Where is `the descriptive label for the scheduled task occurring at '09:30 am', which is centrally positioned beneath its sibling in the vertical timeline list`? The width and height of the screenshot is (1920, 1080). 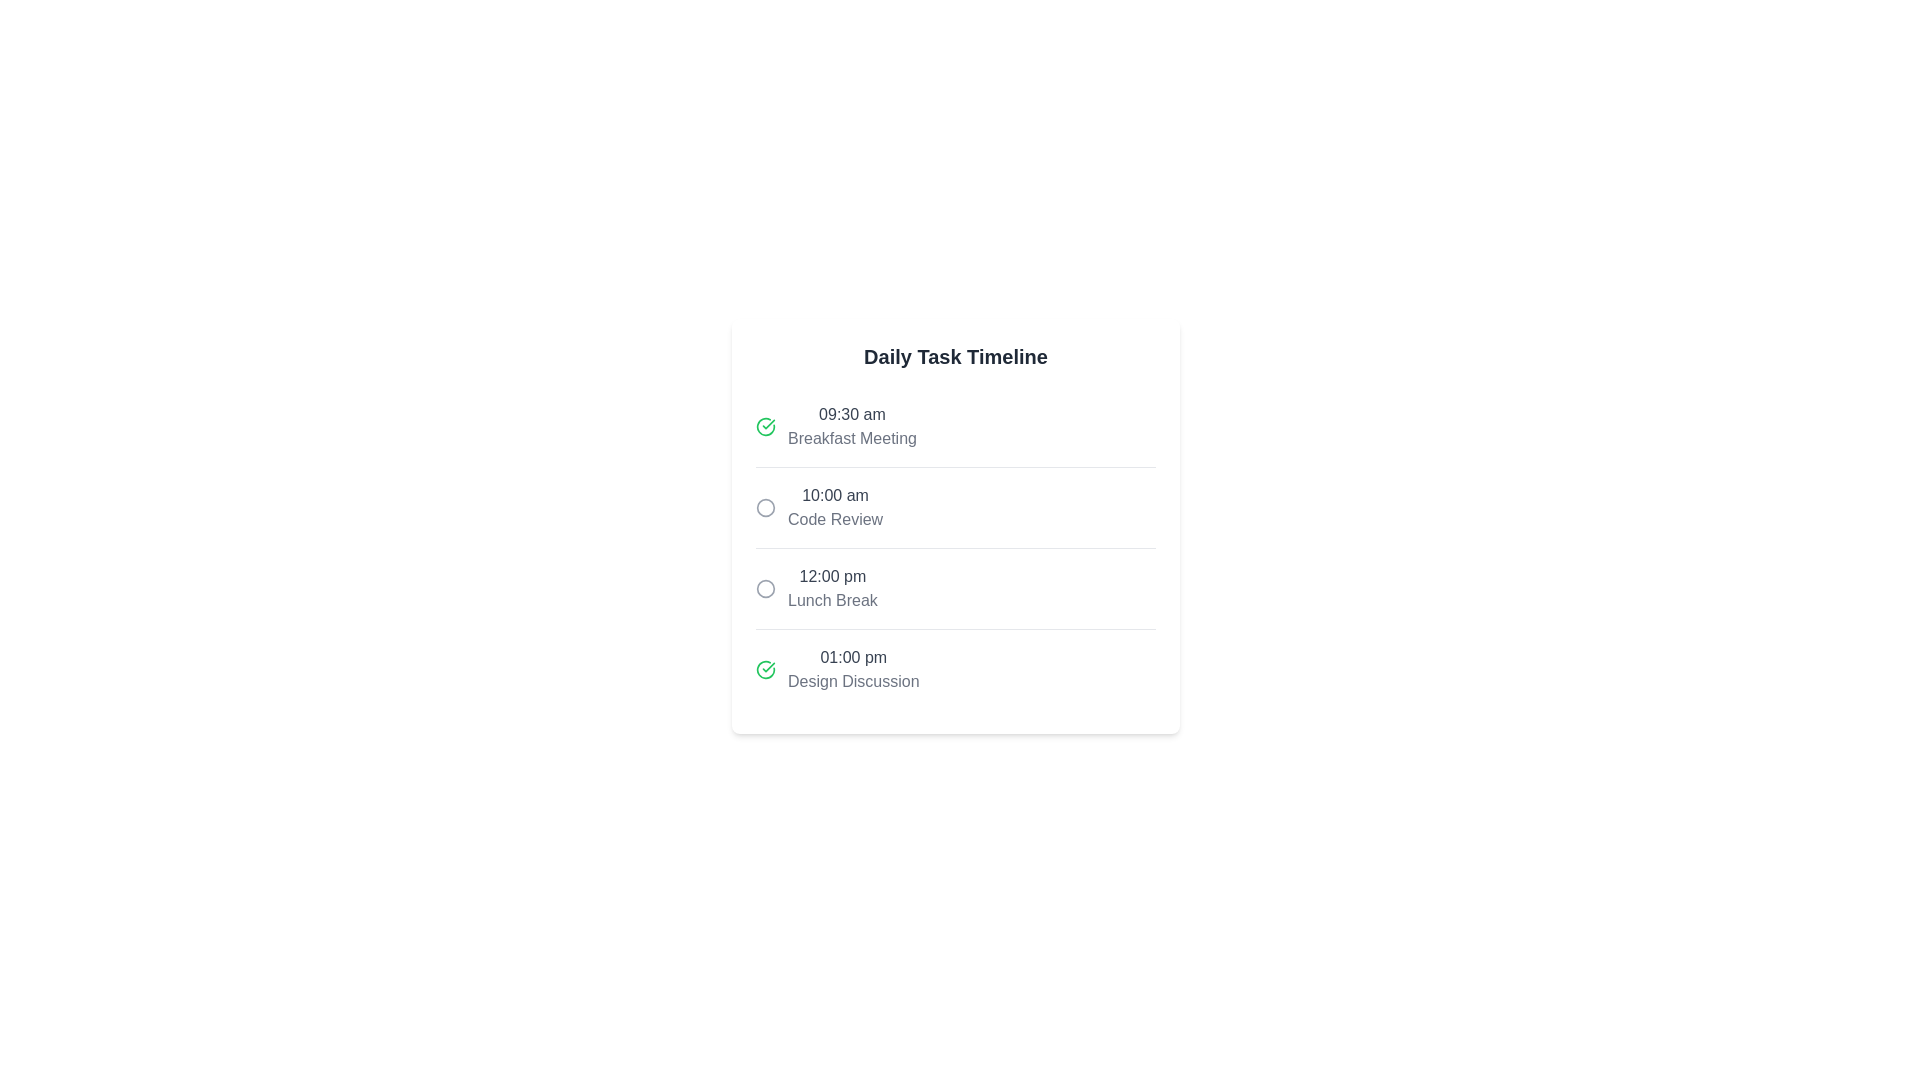 the descriptive label for the scheduled task occurring at '09:30 am', which is centrally positioned beneath its sibling in the vertical timeline list is located at coordinates (852, 438).